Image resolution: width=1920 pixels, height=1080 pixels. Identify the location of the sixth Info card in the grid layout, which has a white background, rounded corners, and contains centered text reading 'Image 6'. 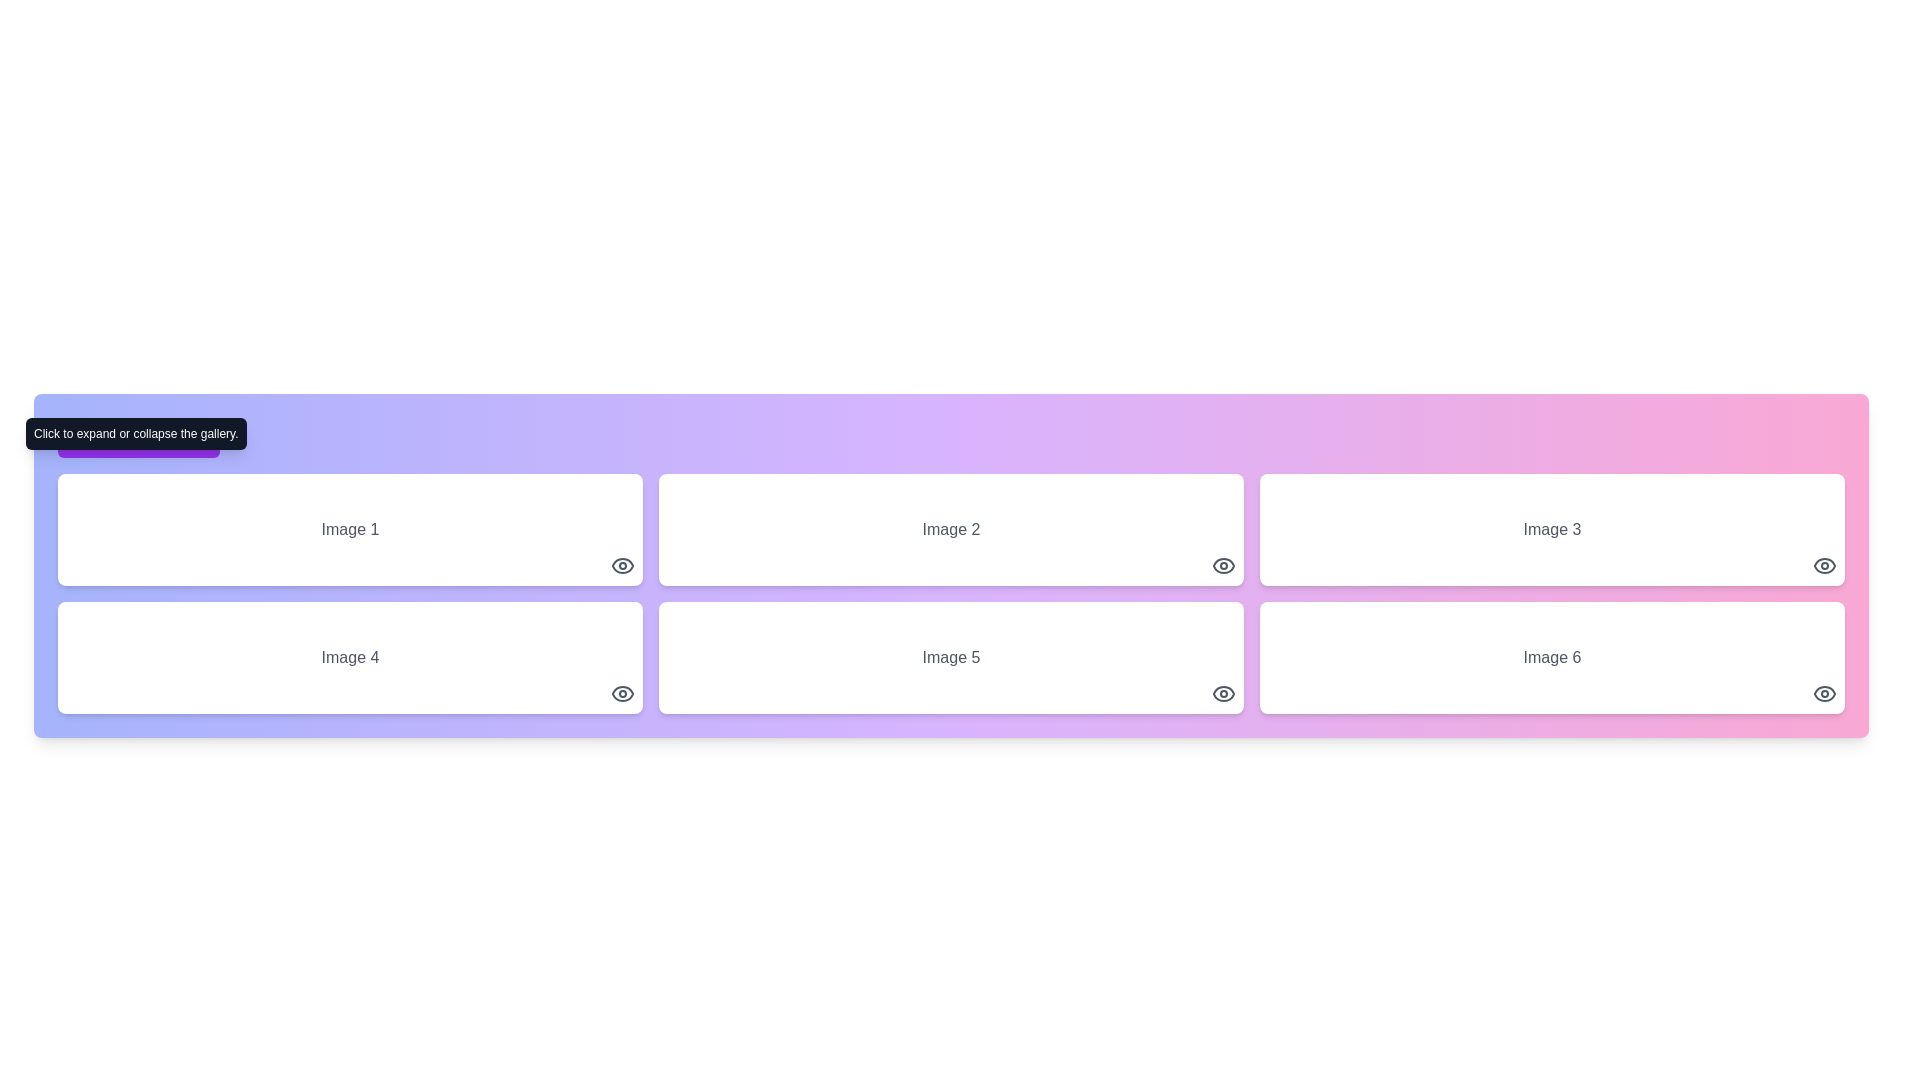
(1551, 658).